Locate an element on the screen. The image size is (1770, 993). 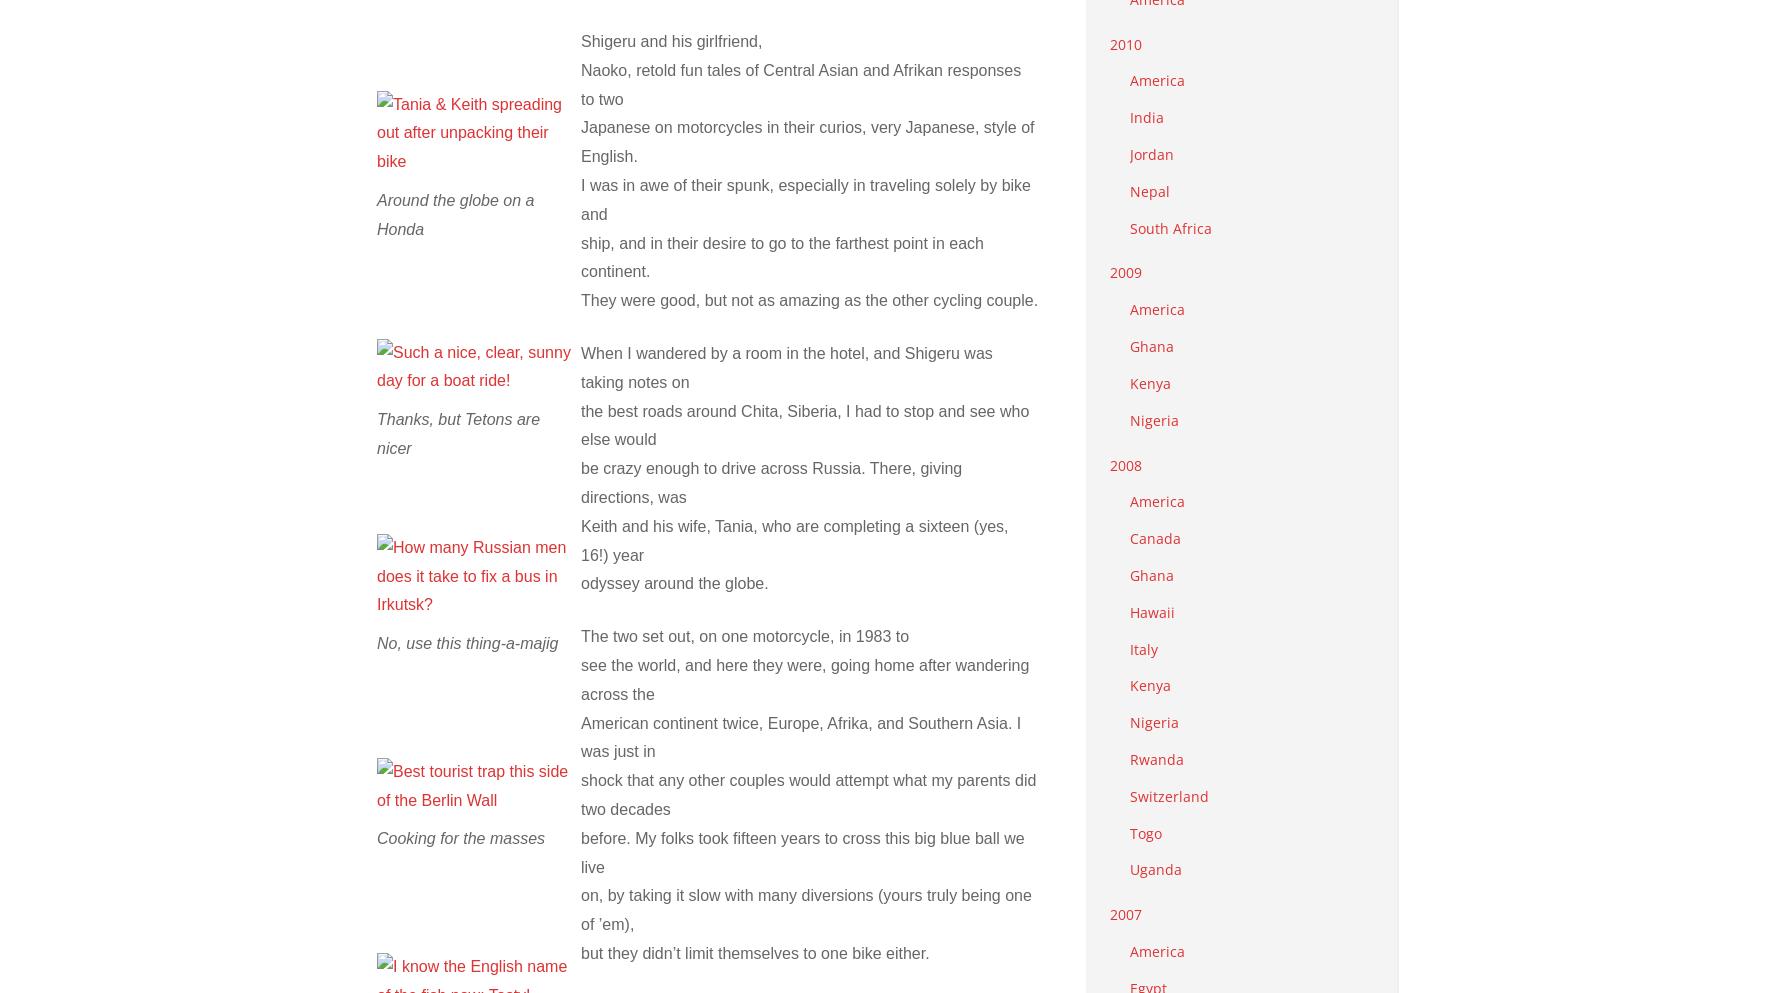
'2009' is located at coordinates (1126, 272).